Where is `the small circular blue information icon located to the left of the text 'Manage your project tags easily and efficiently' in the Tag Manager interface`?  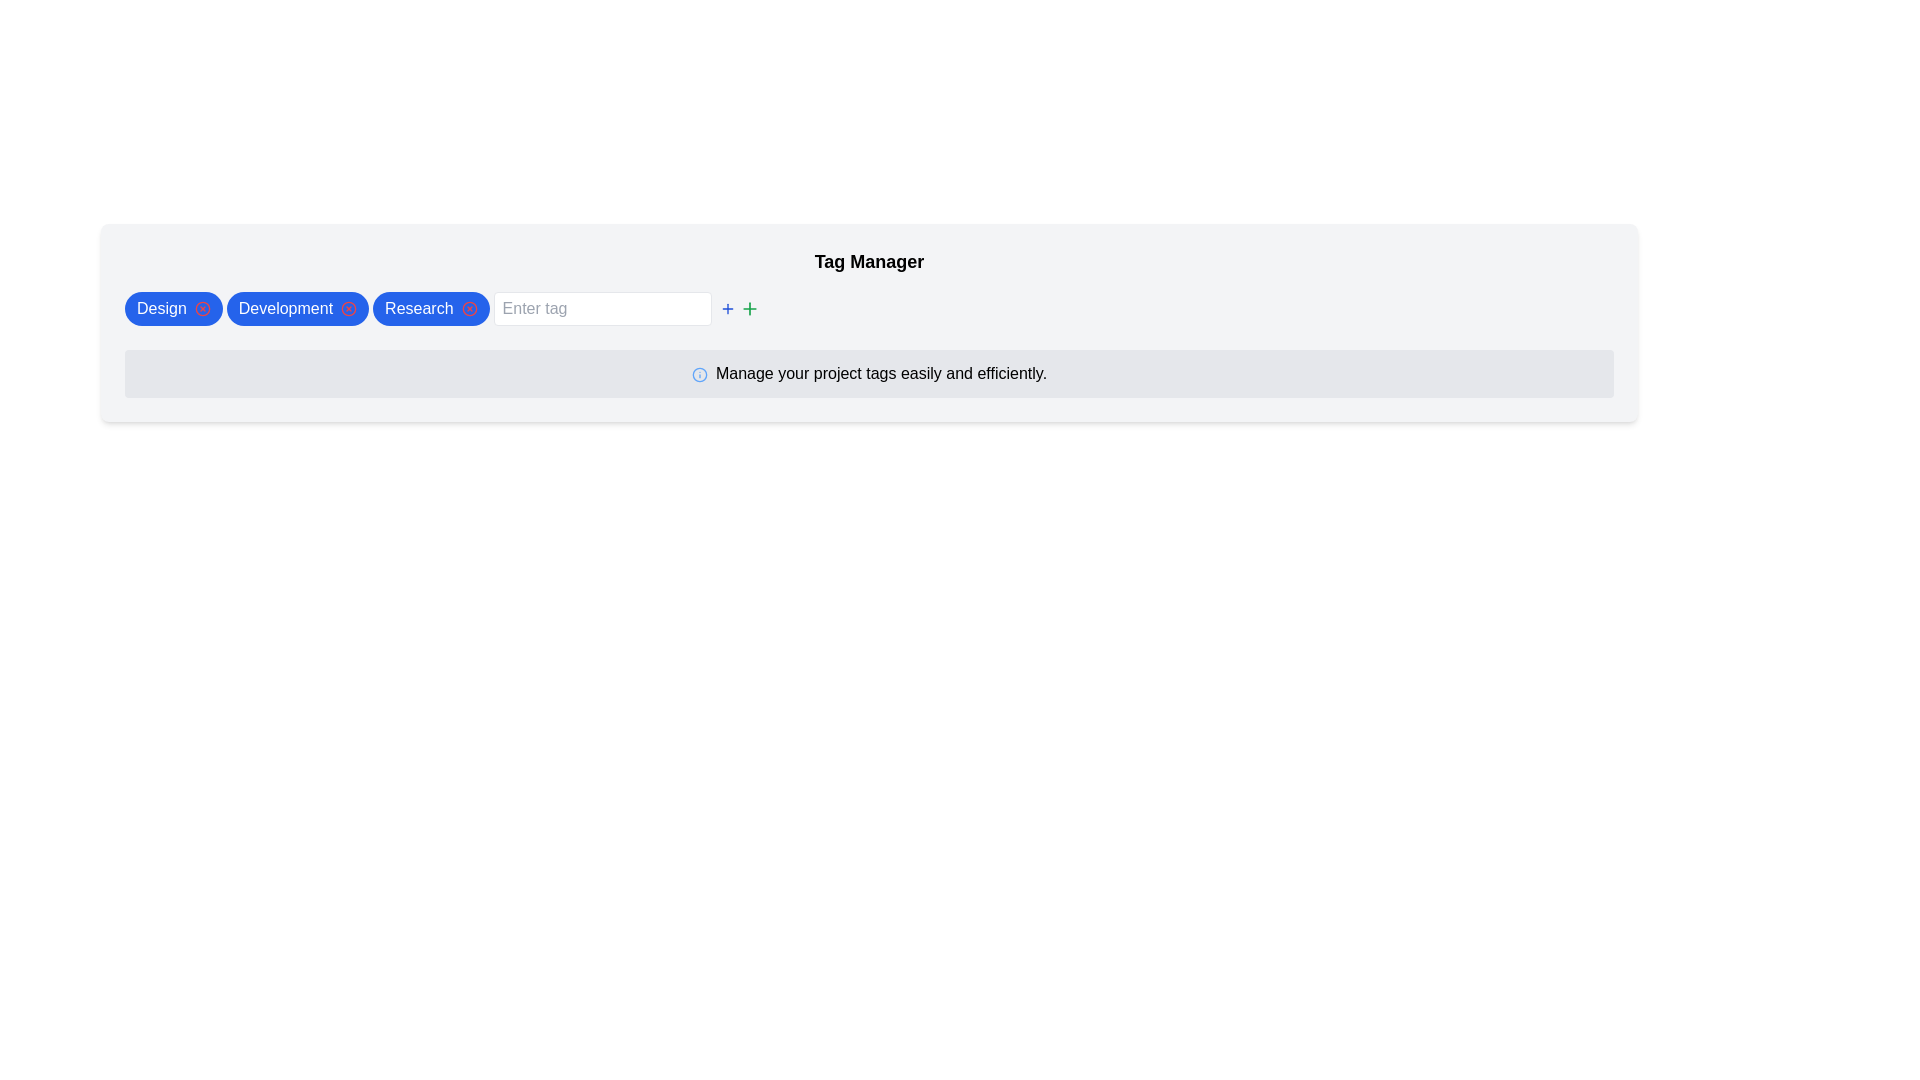
the small circular blue information icon located to the left of the text 'Manage your project tags easily and efficiently' in the Tag Manager interface is located at coordinates (699, 374).